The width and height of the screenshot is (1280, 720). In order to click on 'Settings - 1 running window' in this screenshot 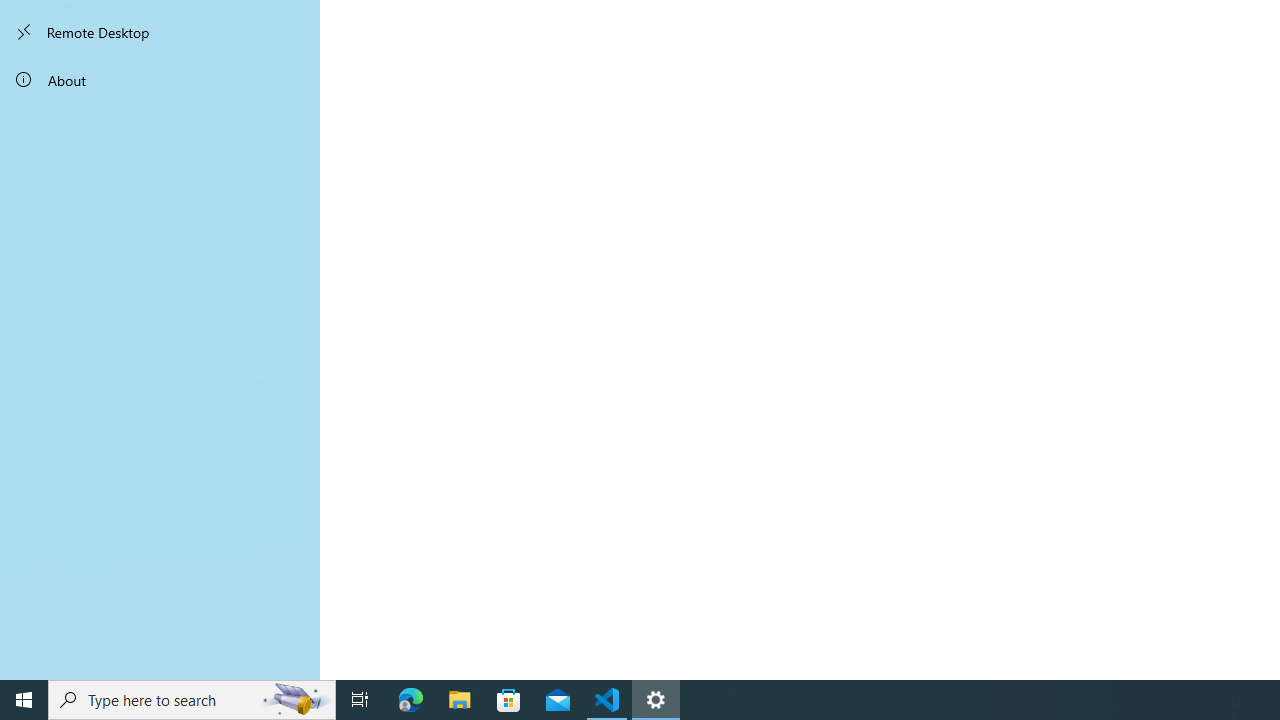, I will do `click(656, 698)`.